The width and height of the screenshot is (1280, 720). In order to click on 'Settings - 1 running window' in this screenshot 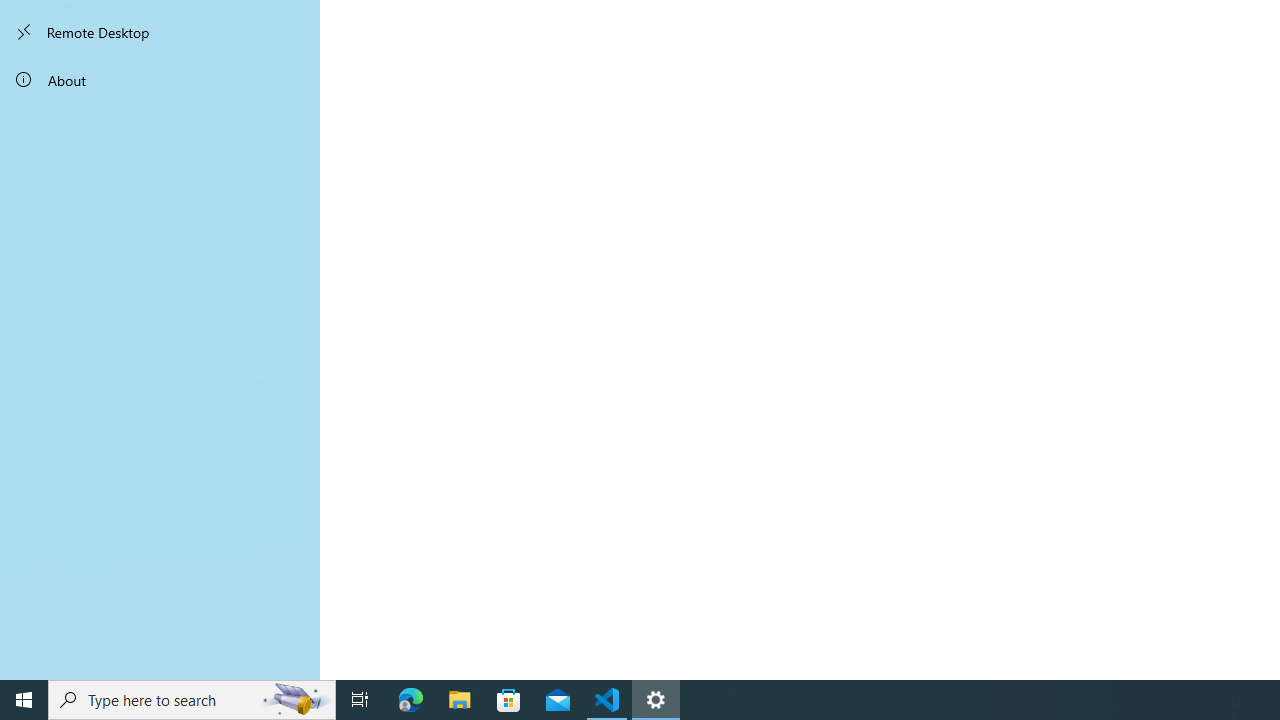, I will do `click(656, 698)`.